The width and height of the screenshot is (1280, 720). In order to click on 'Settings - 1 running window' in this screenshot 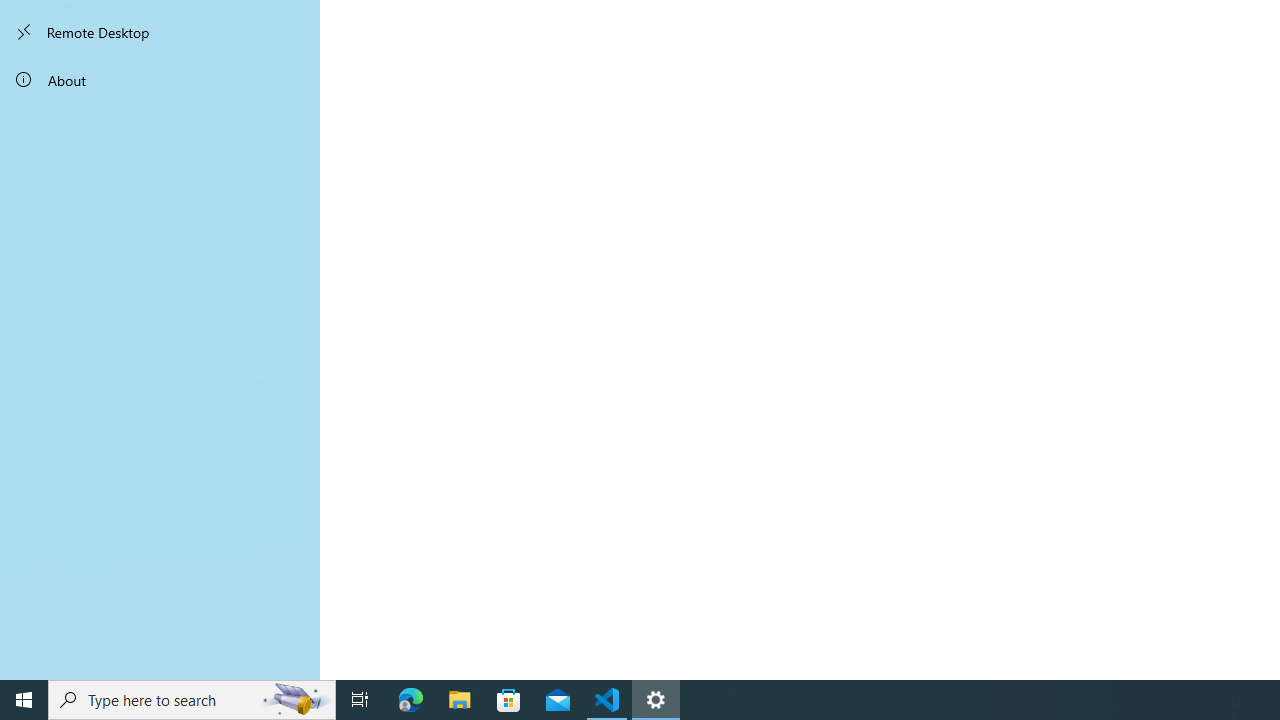, I will do `click(656, 698)`.